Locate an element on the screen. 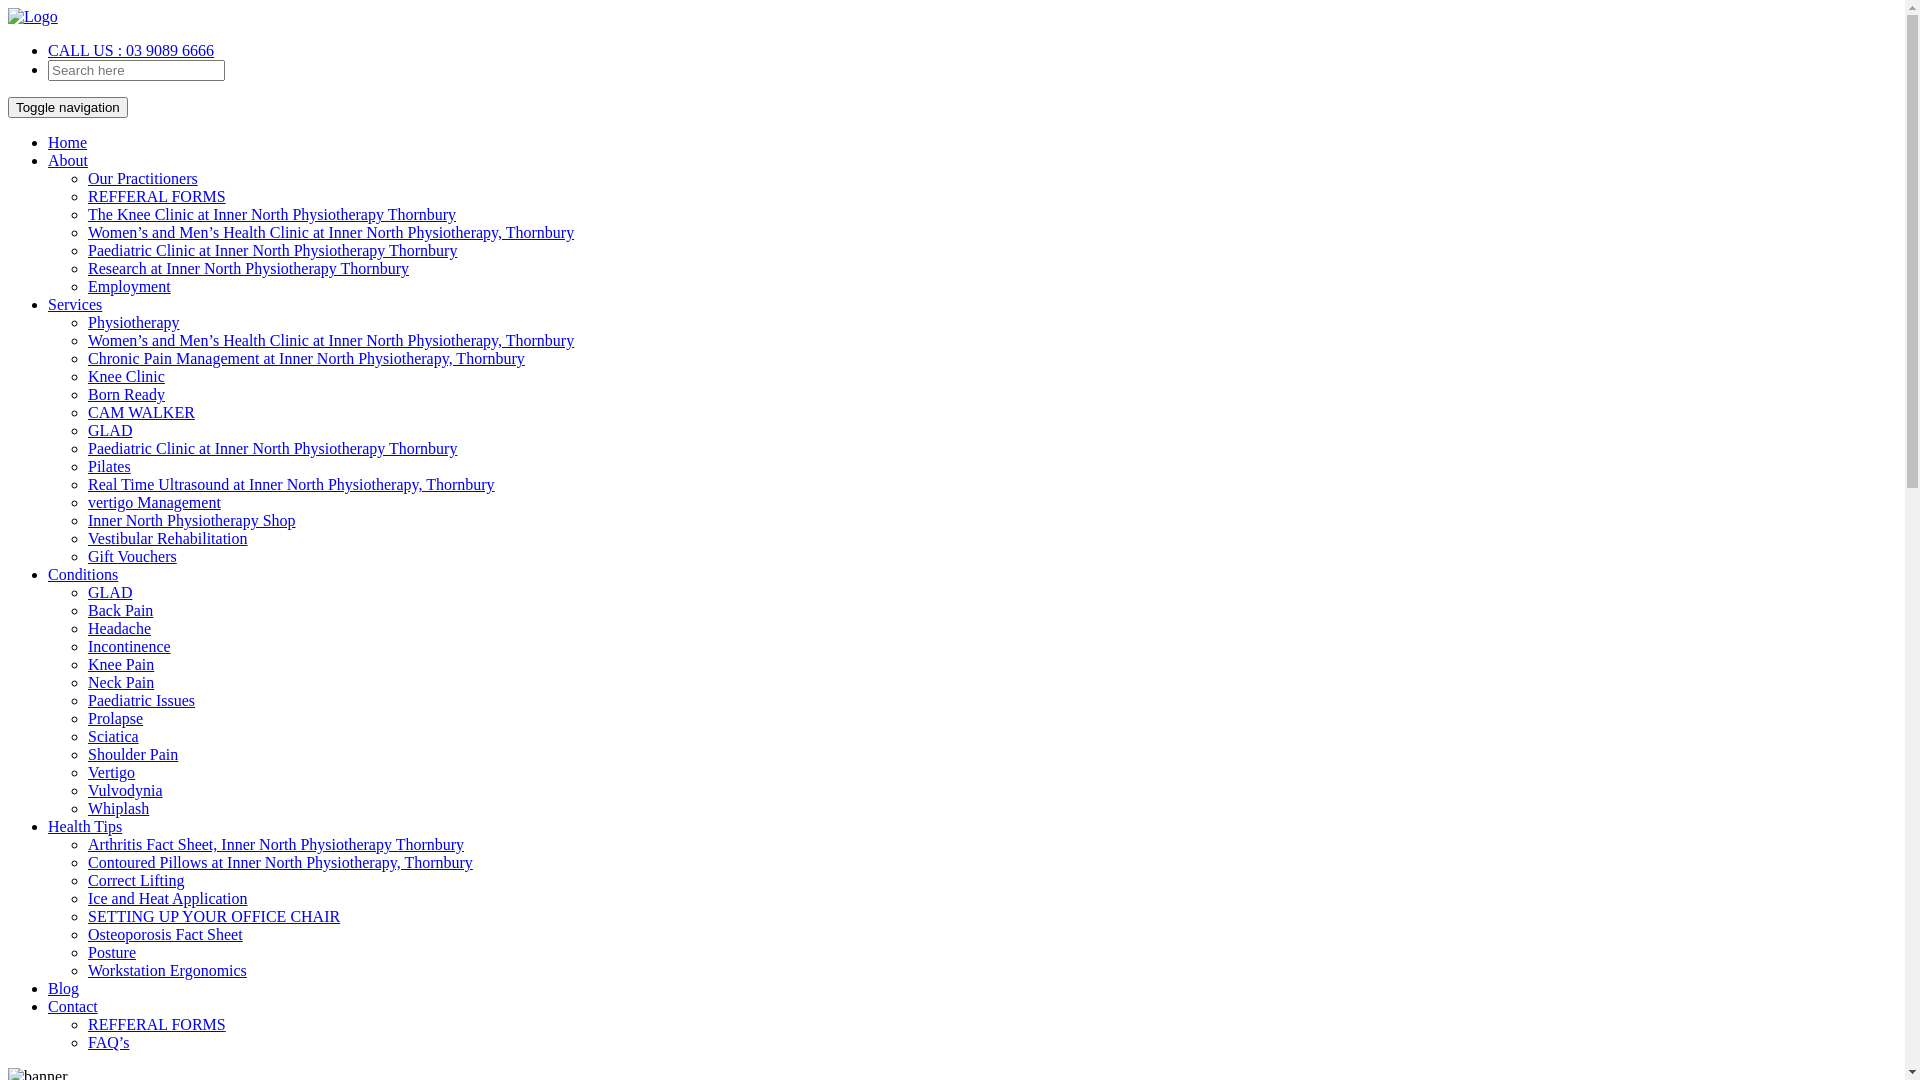  'Home' is located at coordinates (67, 141).